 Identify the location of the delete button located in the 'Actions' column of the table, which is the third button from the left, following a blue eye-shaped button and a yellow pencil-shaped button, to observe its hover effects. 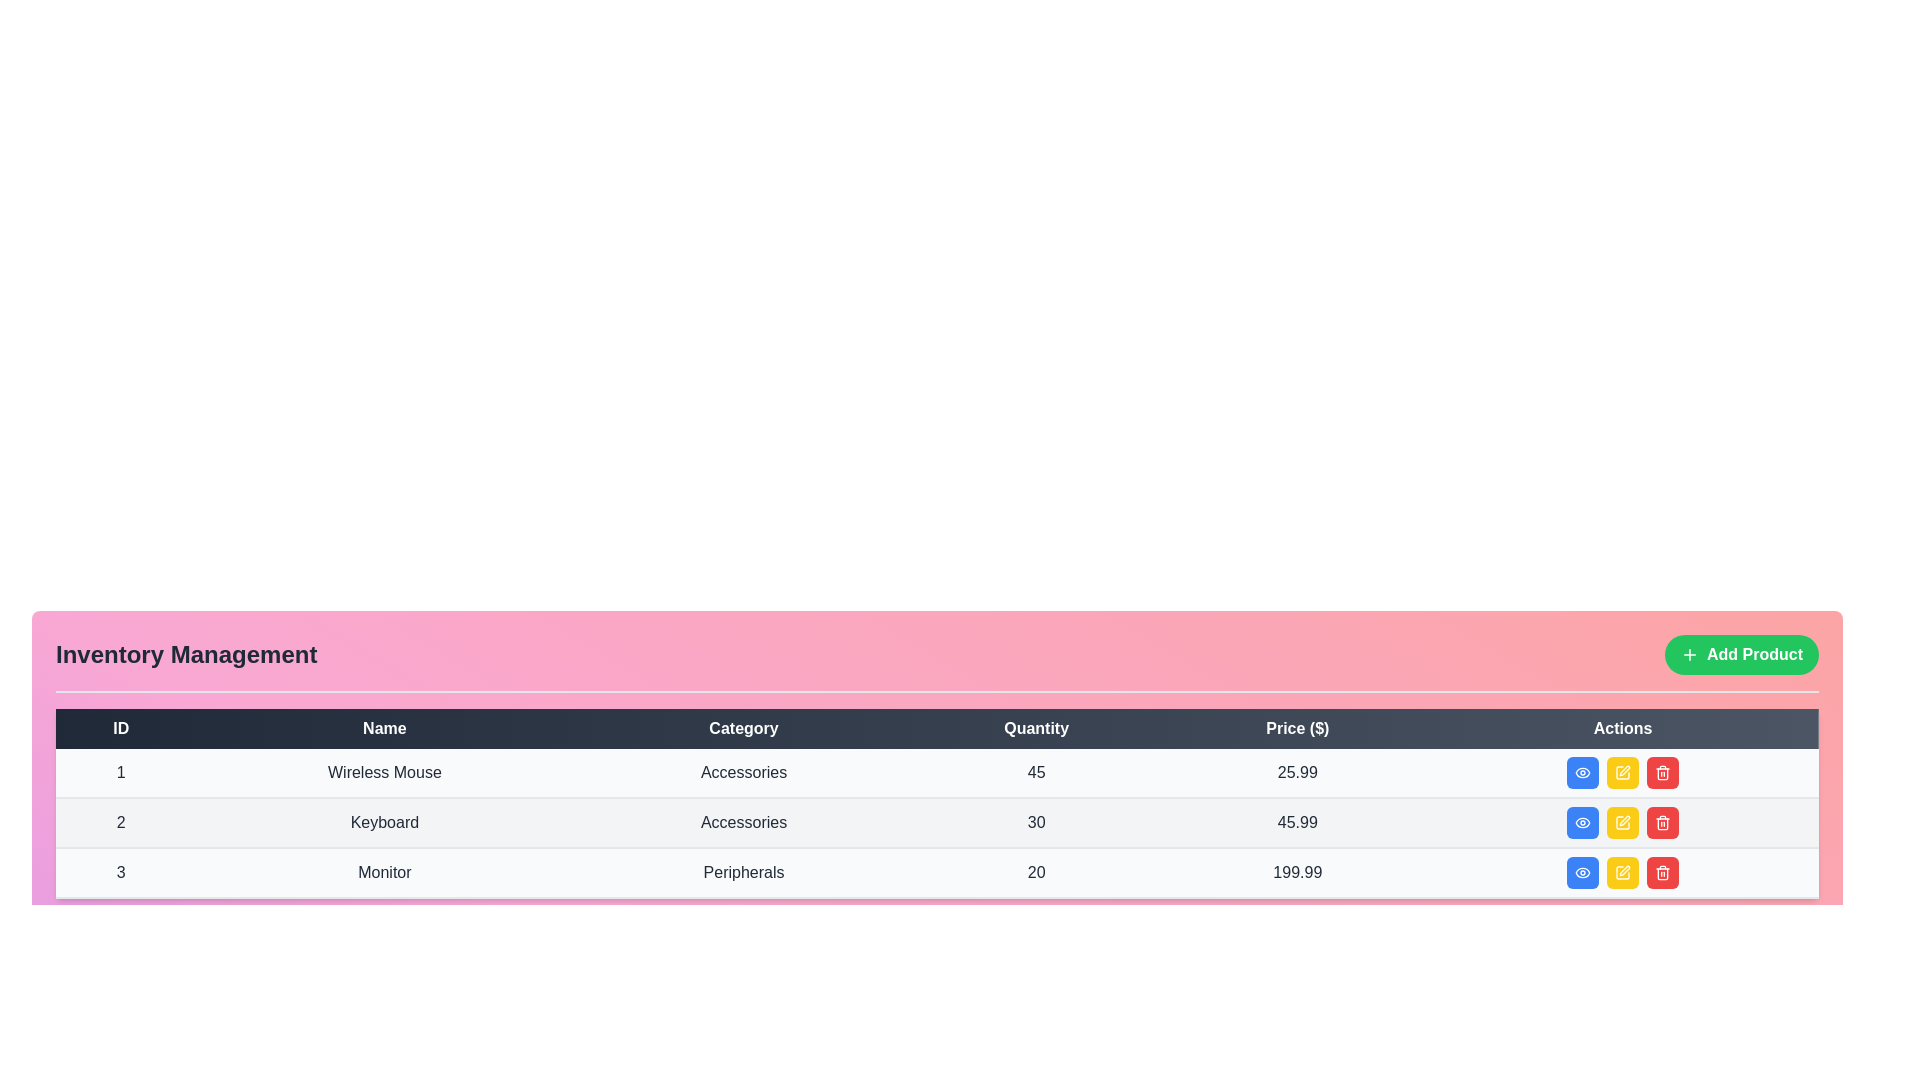
(1663, 771).